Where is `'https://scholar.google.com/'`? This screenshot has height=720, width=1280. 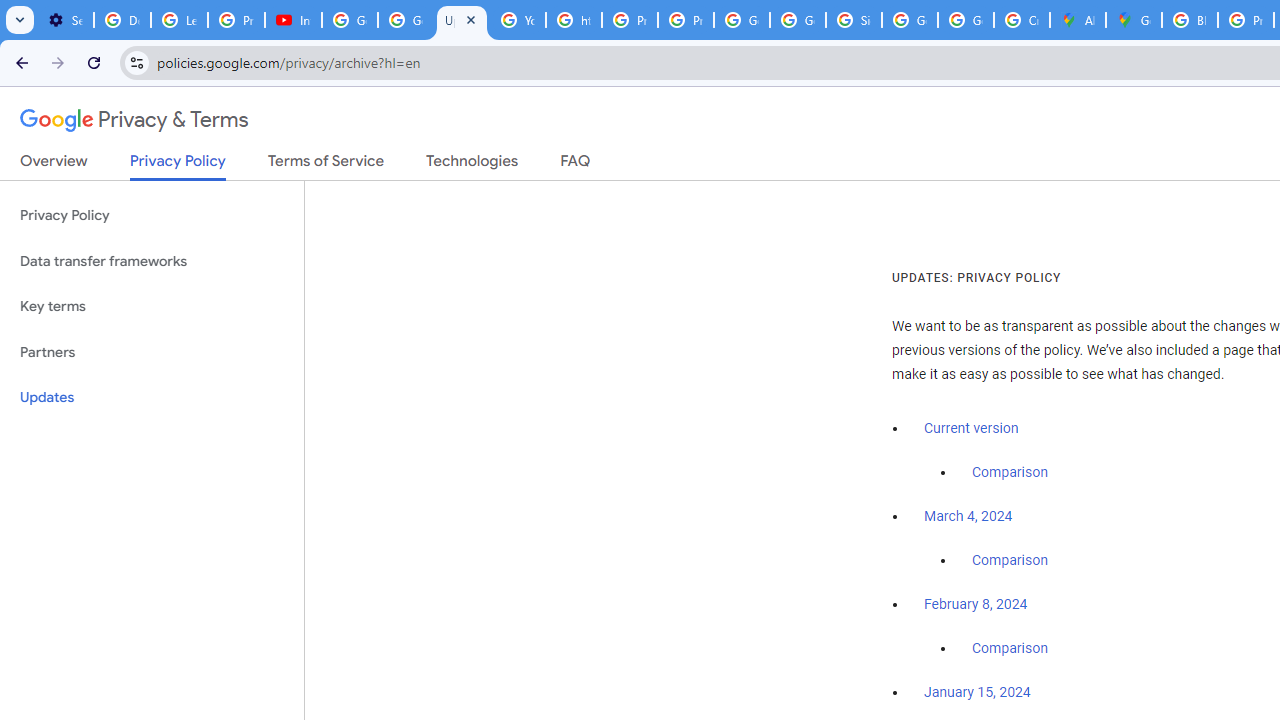 'https://scholar.google.com/' is located at coordinates (573, 20).